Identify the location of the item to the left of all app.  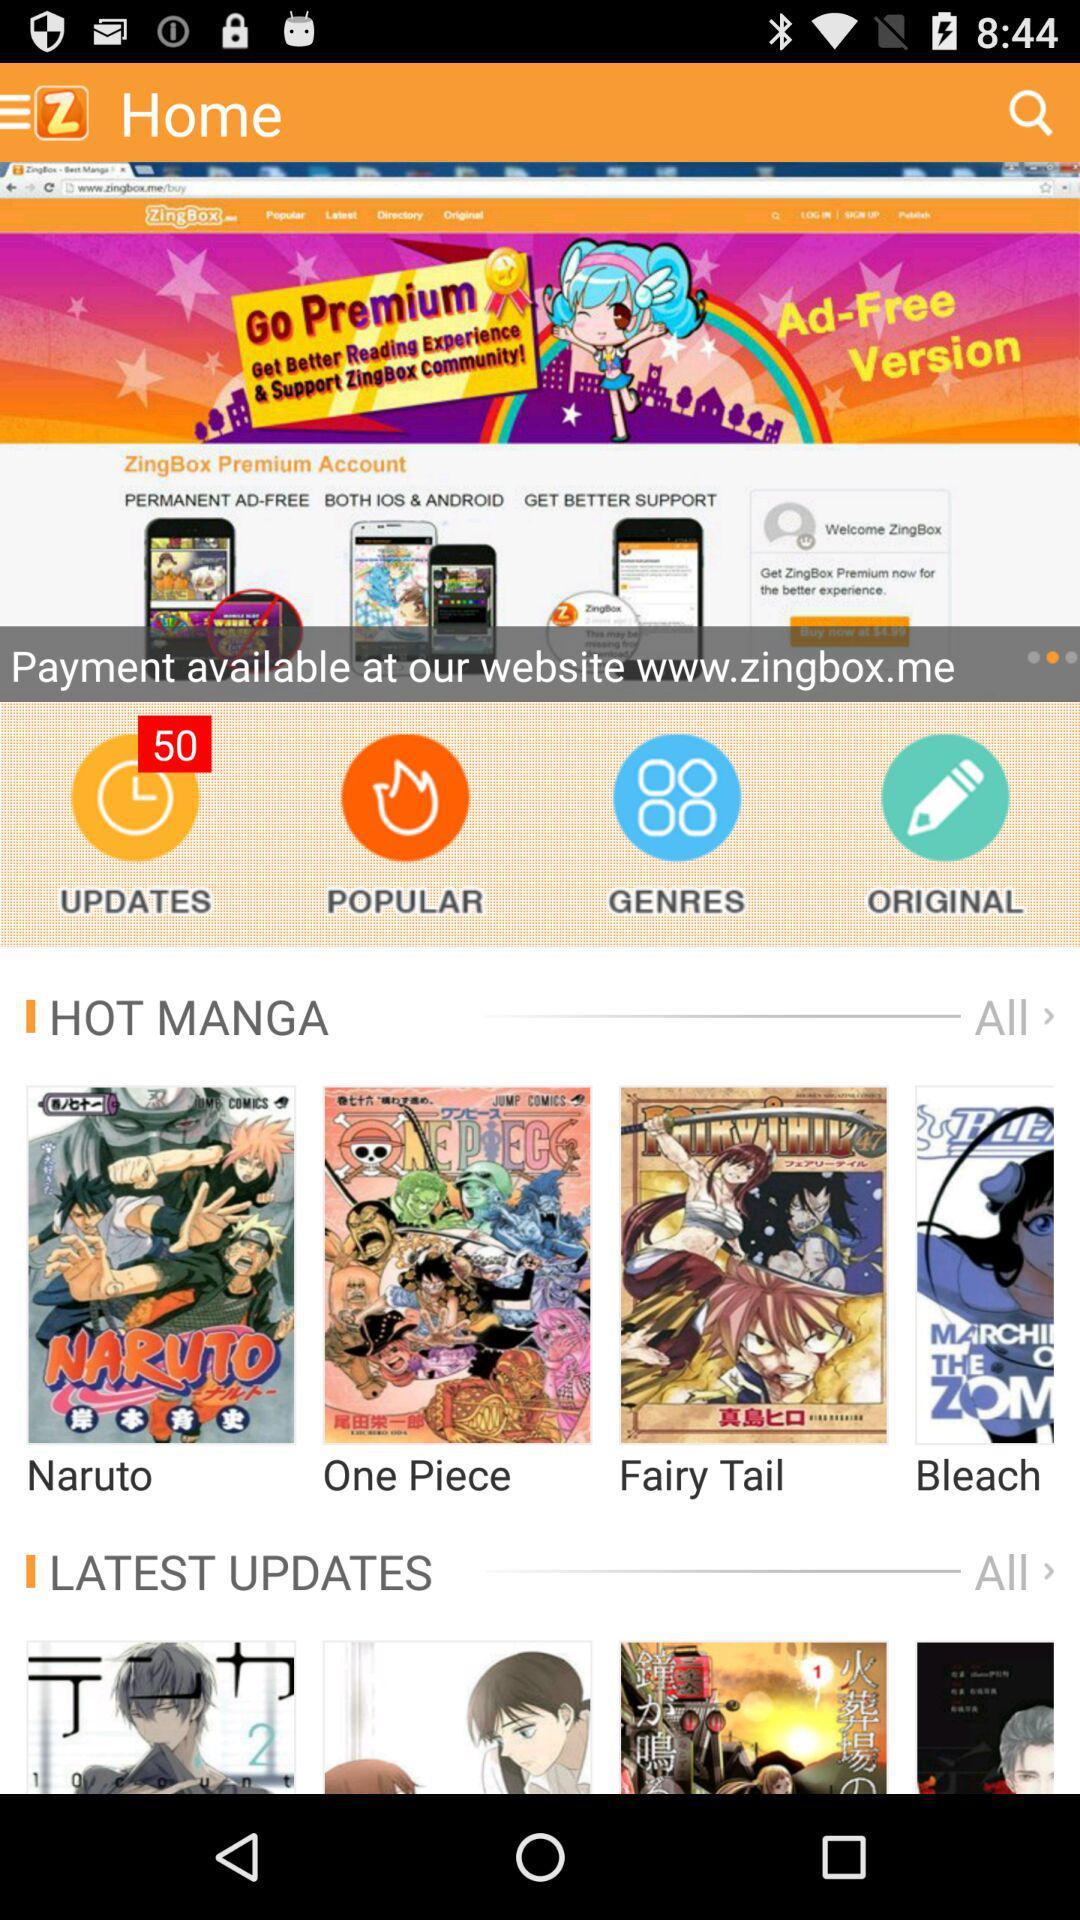
(228, 1570).